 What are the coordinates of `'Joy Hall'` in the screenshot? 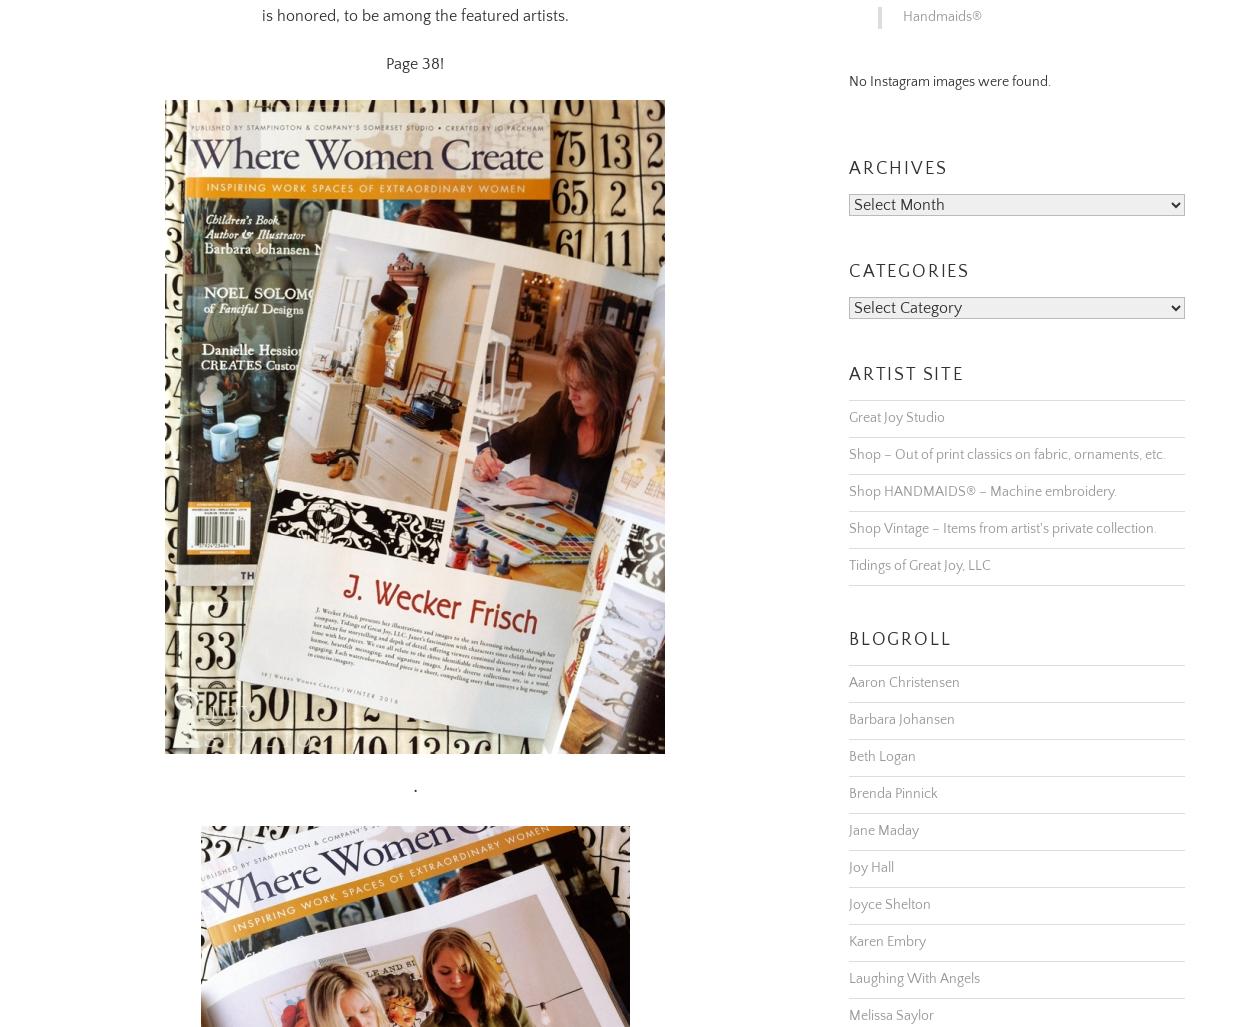 It's located at (848, 842).